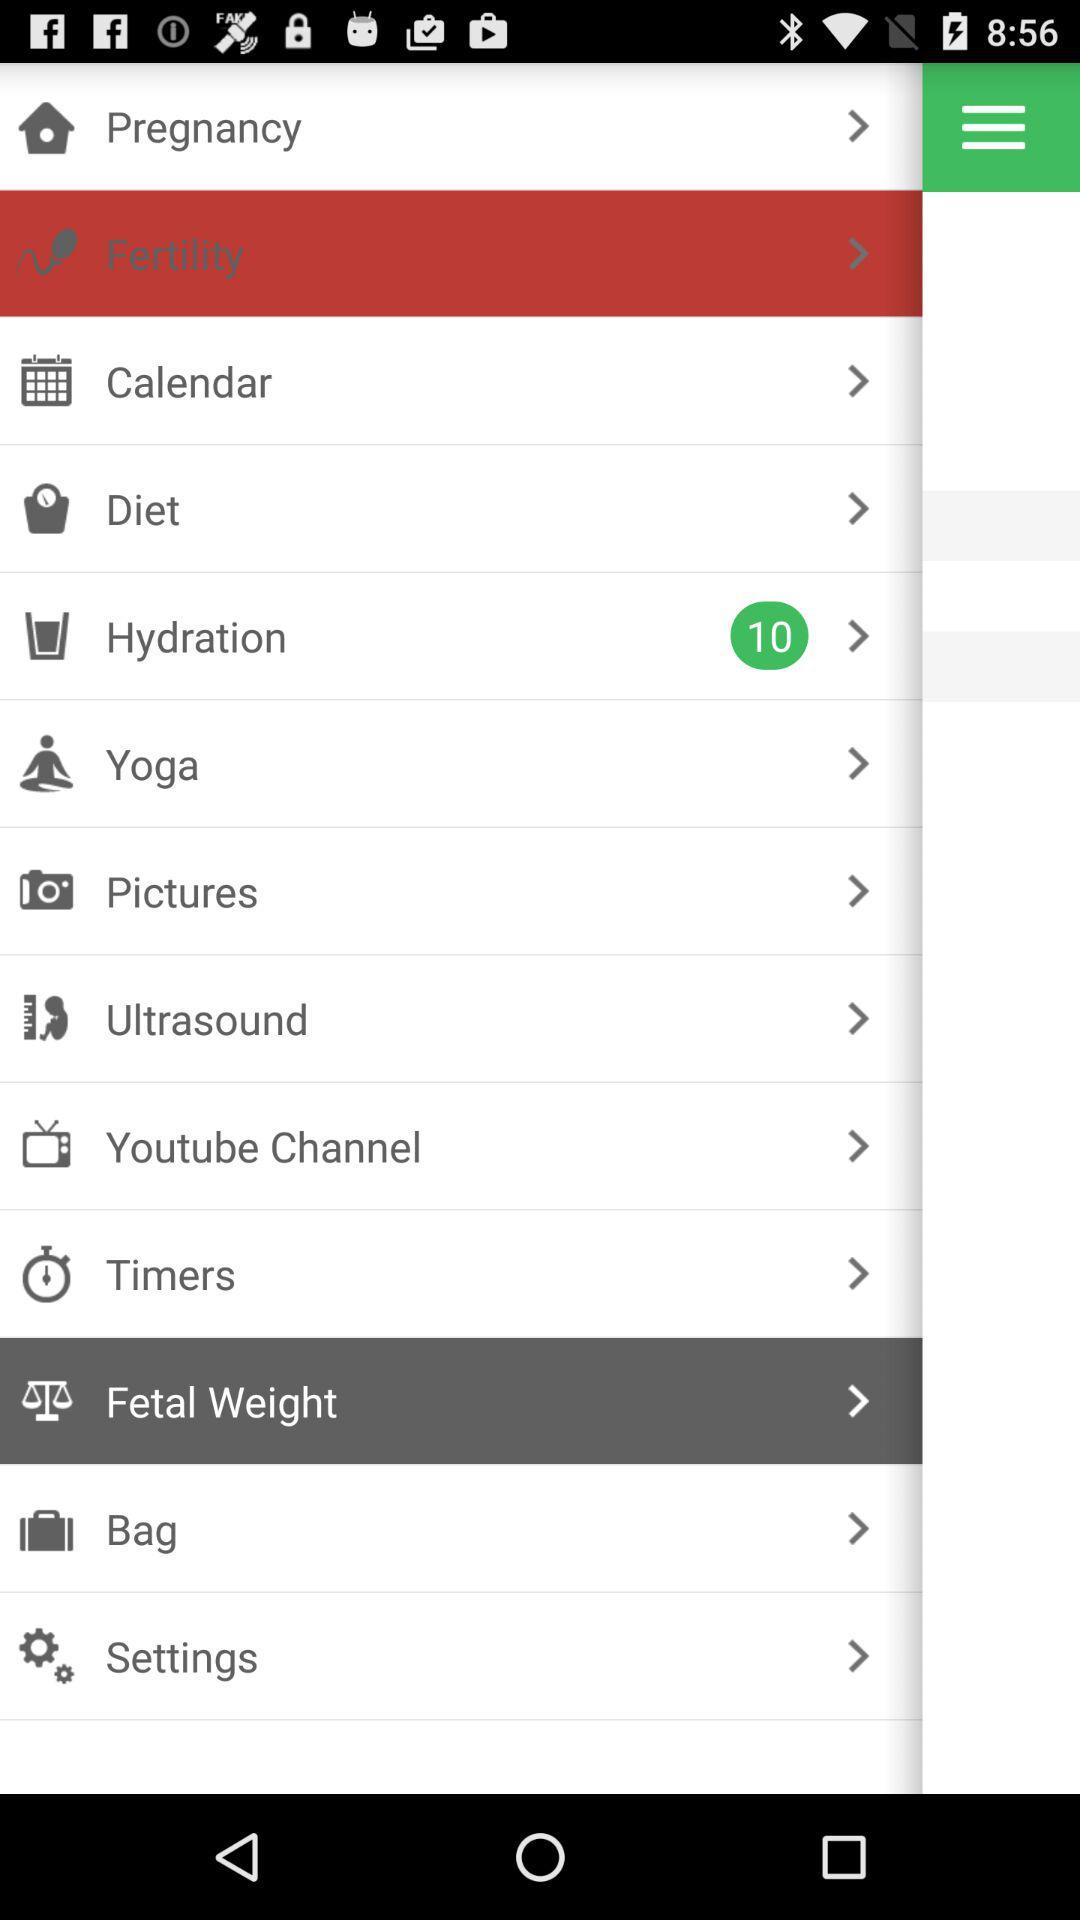 Image resolution: width=1080 pixels, height=1920 pixels. Describe the element at coordinates (993, 126) in the screenshot. I see `settings` at that location.